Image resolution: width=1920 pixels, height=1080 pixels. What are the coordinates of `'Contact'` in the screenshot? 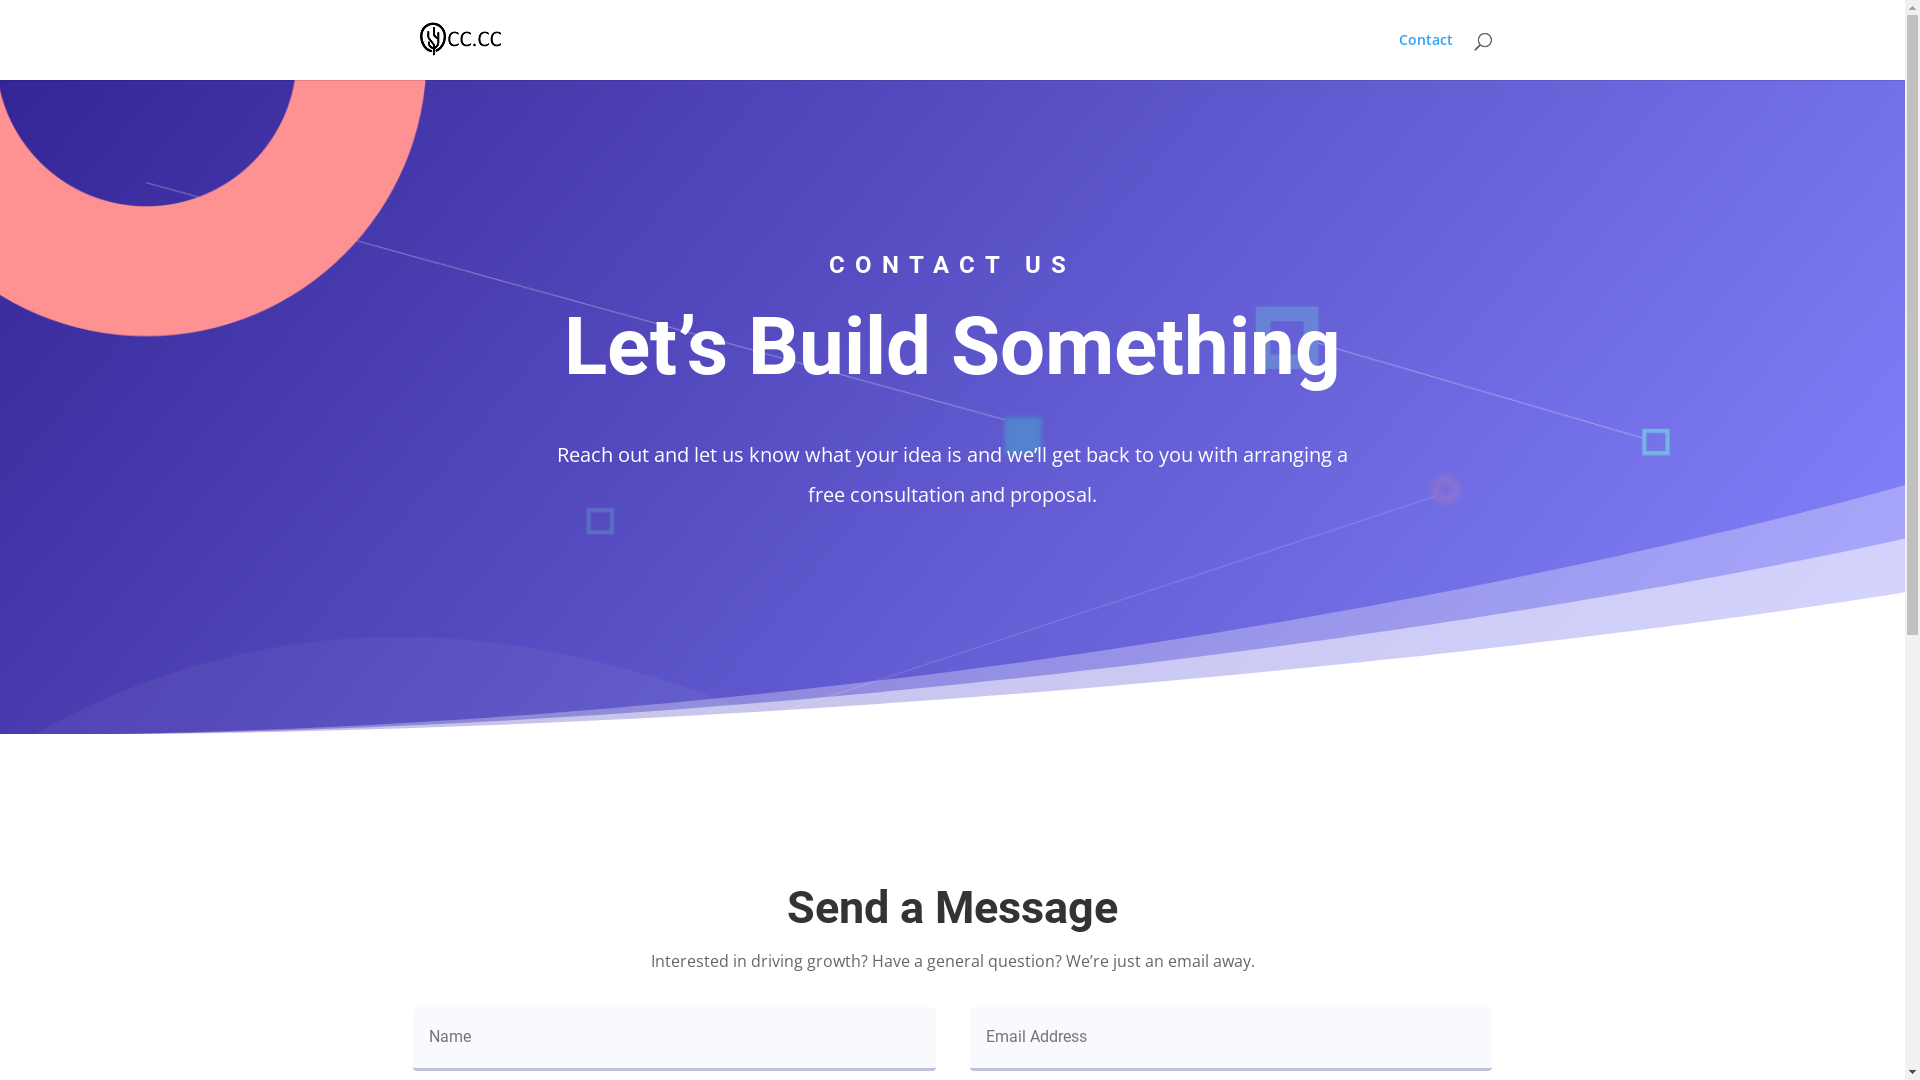 It's located at (1424, 55).